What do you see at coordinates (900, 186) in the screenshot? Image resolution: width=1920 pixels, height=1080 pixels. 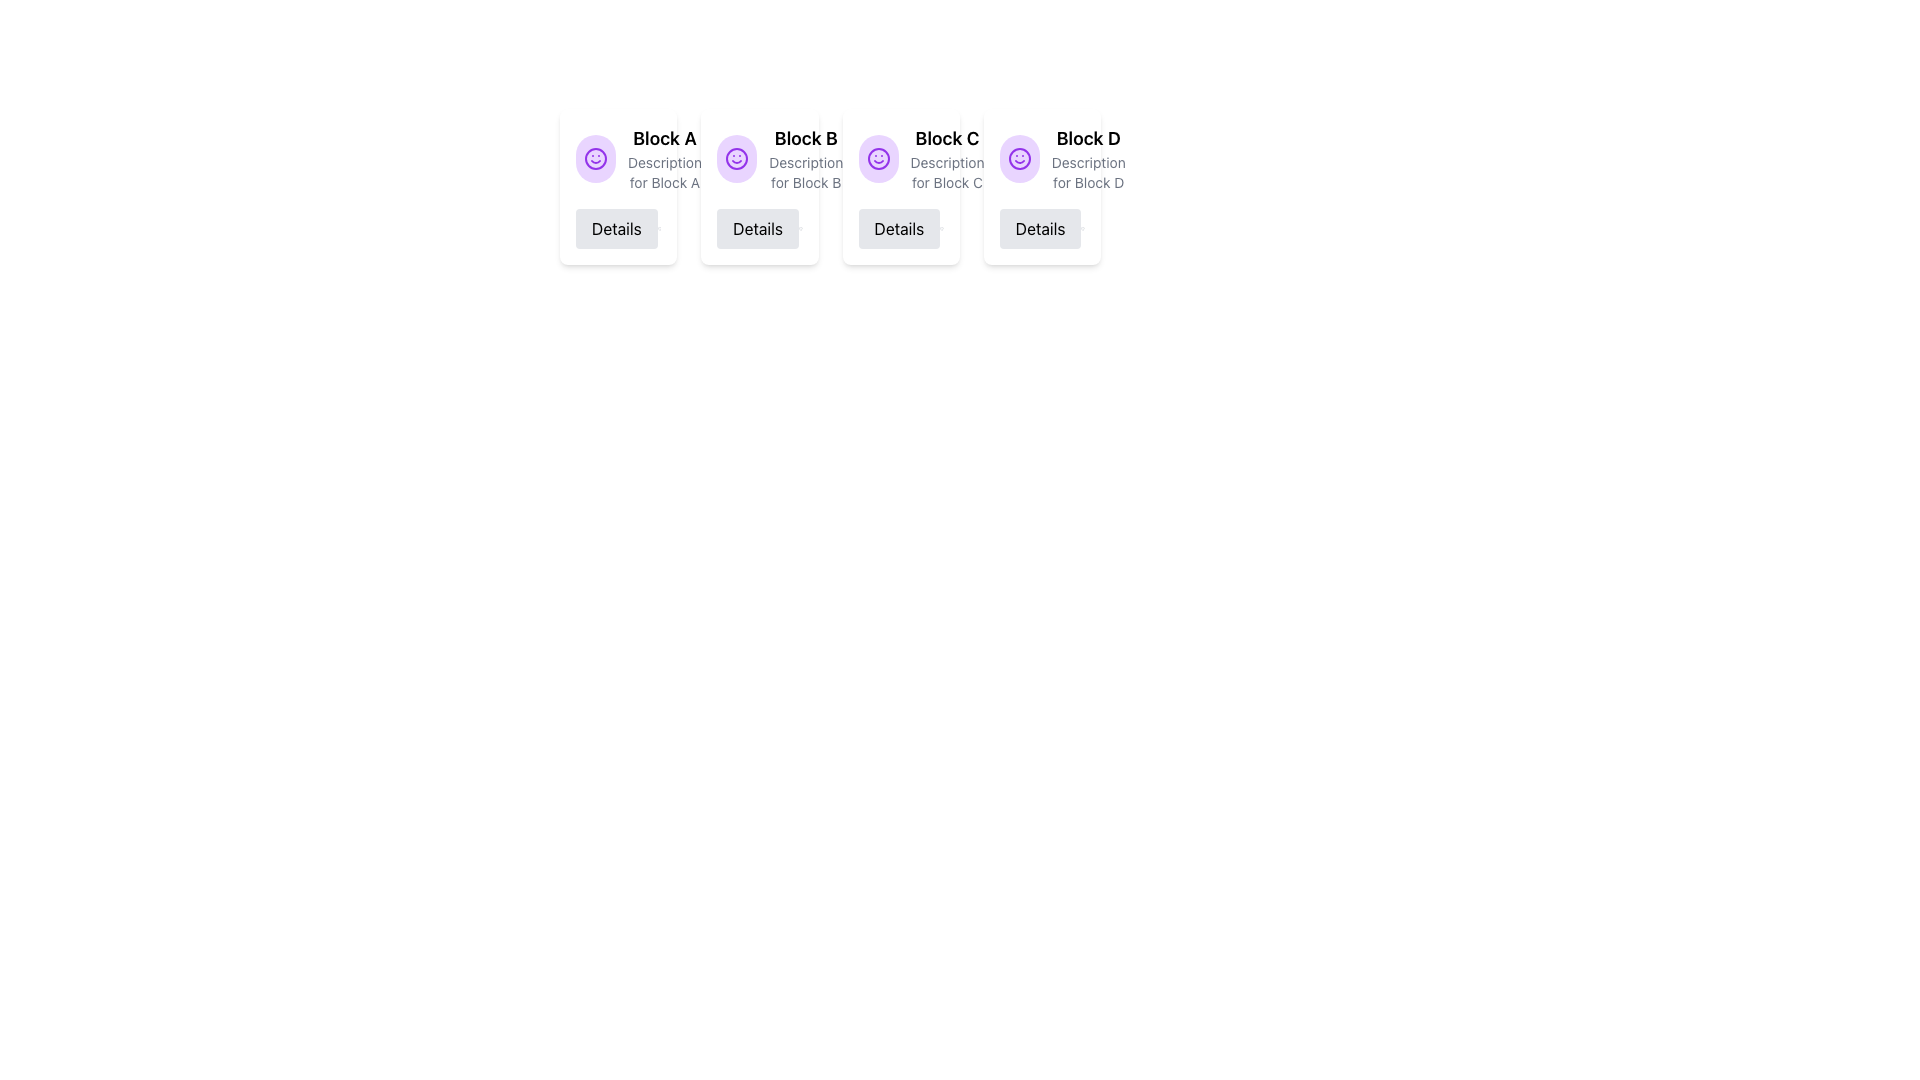 I see `the interactive 'Details' button located at the bottom of the Card element related to 'Block C.'` at bounding box center [900, 186].